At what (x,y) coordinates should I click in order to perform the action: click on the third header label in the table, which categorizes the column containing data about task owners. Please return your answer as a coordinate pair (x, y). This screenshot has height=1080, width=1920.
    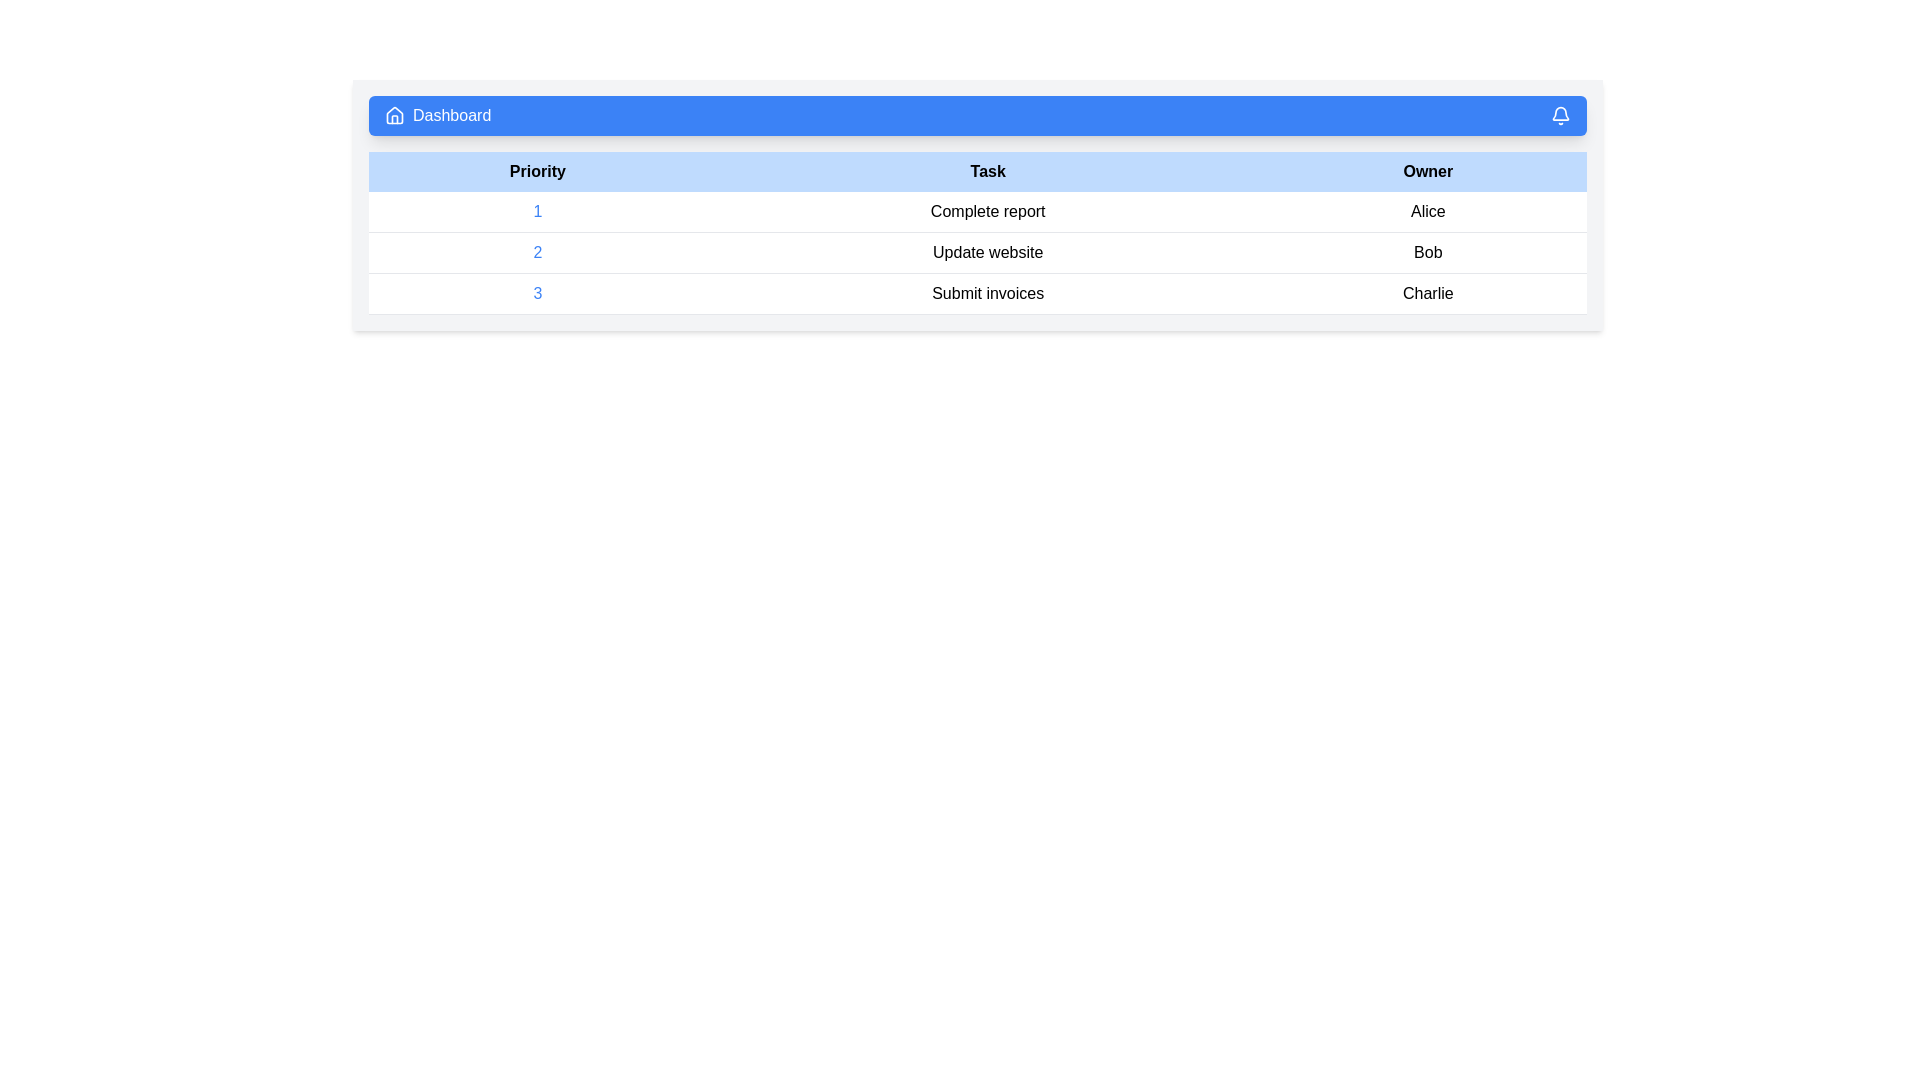
    Looking at the image, I should click on (1427, 171).